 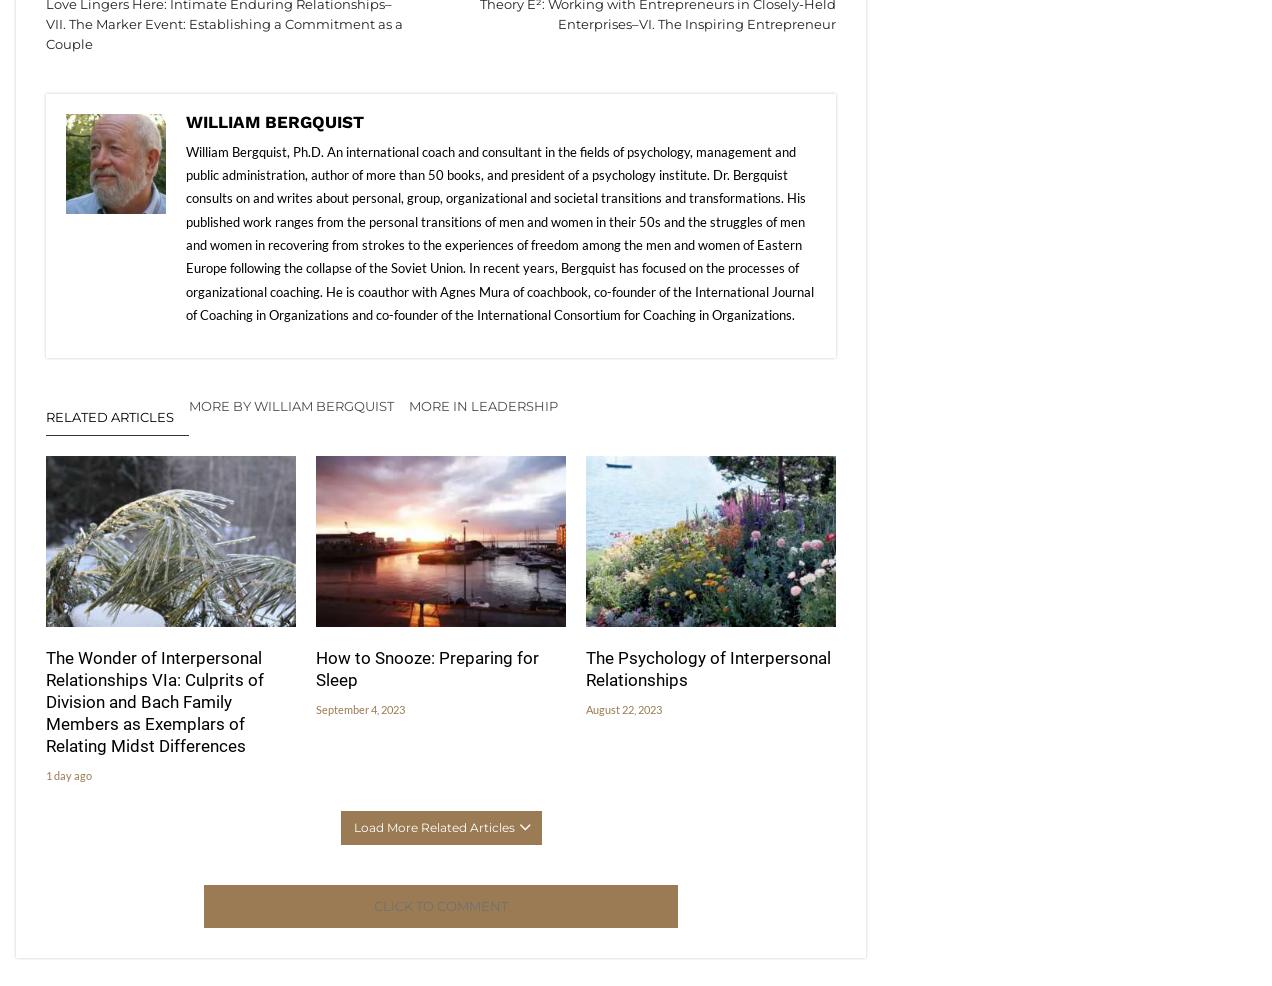 What do you see at coordinates (45, 415) in the screenshot?
I see `'Related Articles'` at bounding box center [45, 415].